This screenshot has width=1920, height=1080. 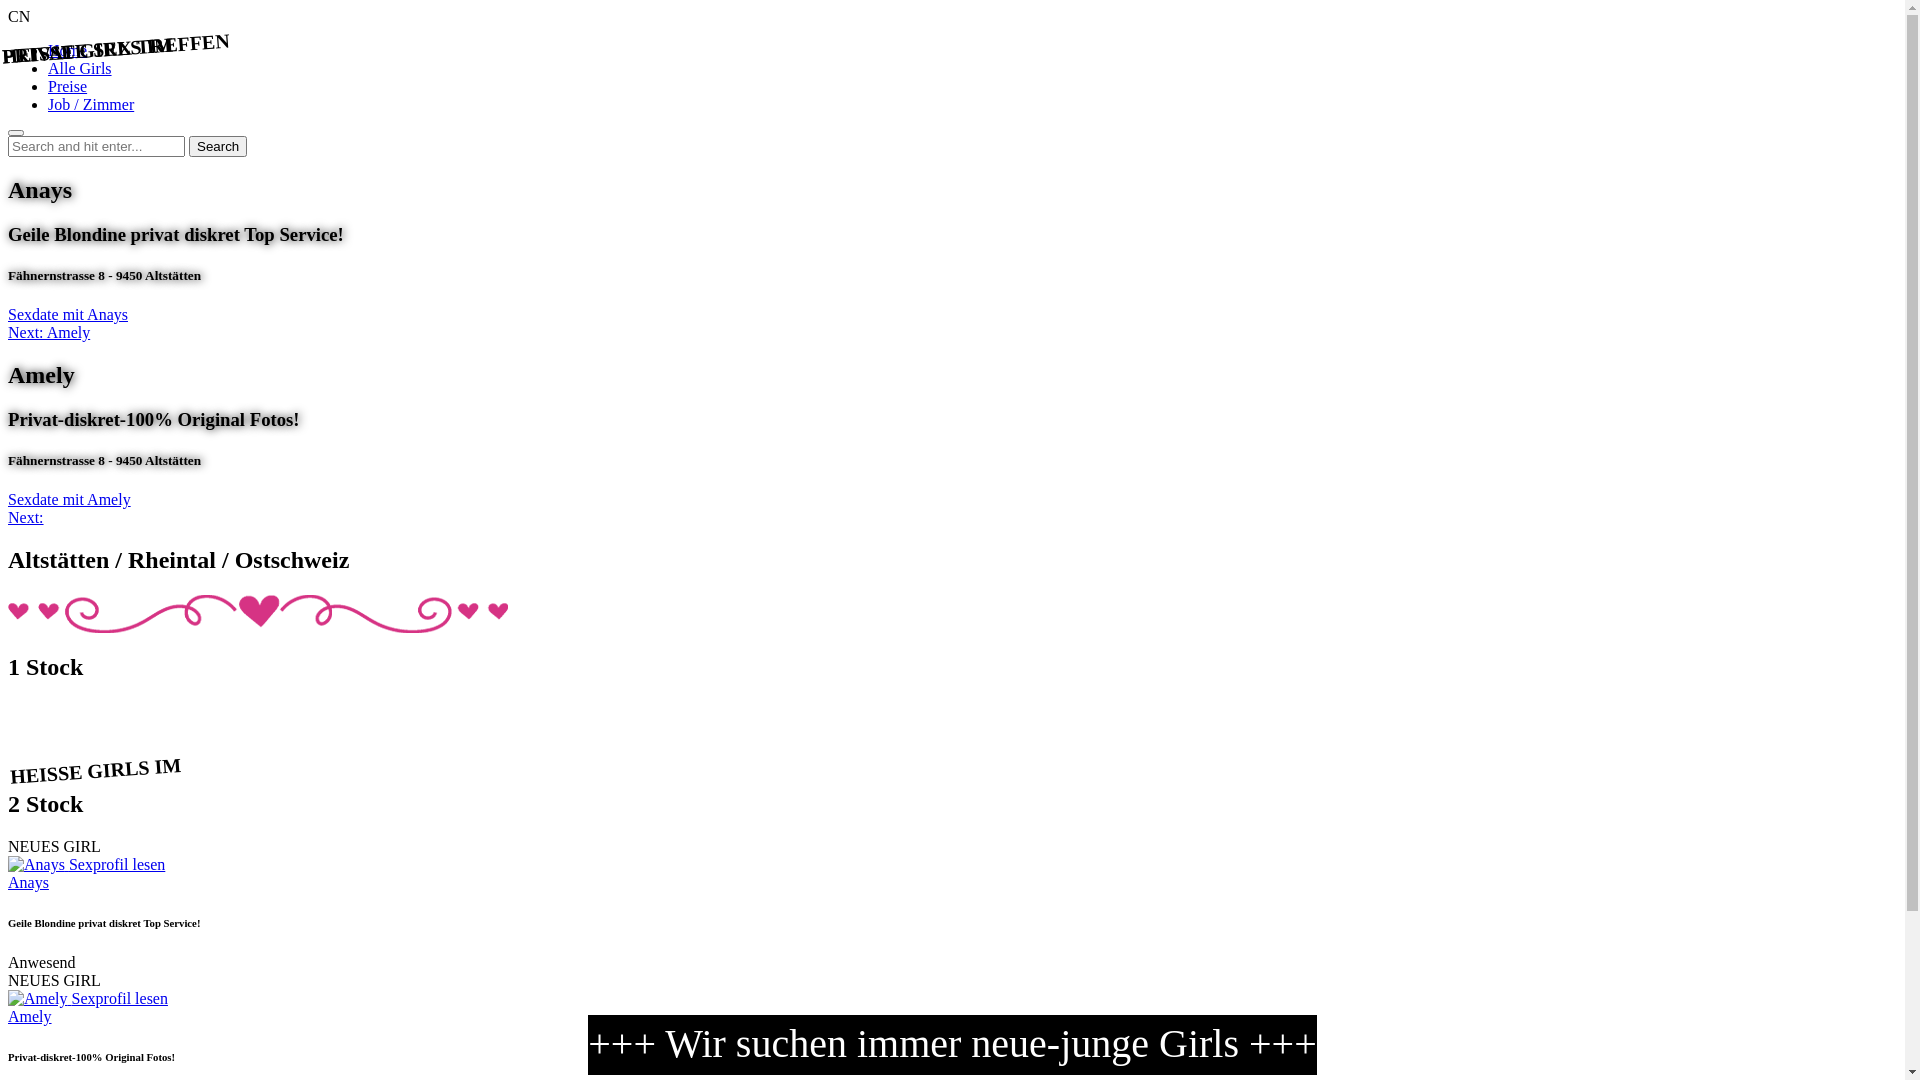 What do you see at coordinates (119, 998) in the screenshot?
I see `'Sexprofil lesen'` at bounding box center [119, 998].